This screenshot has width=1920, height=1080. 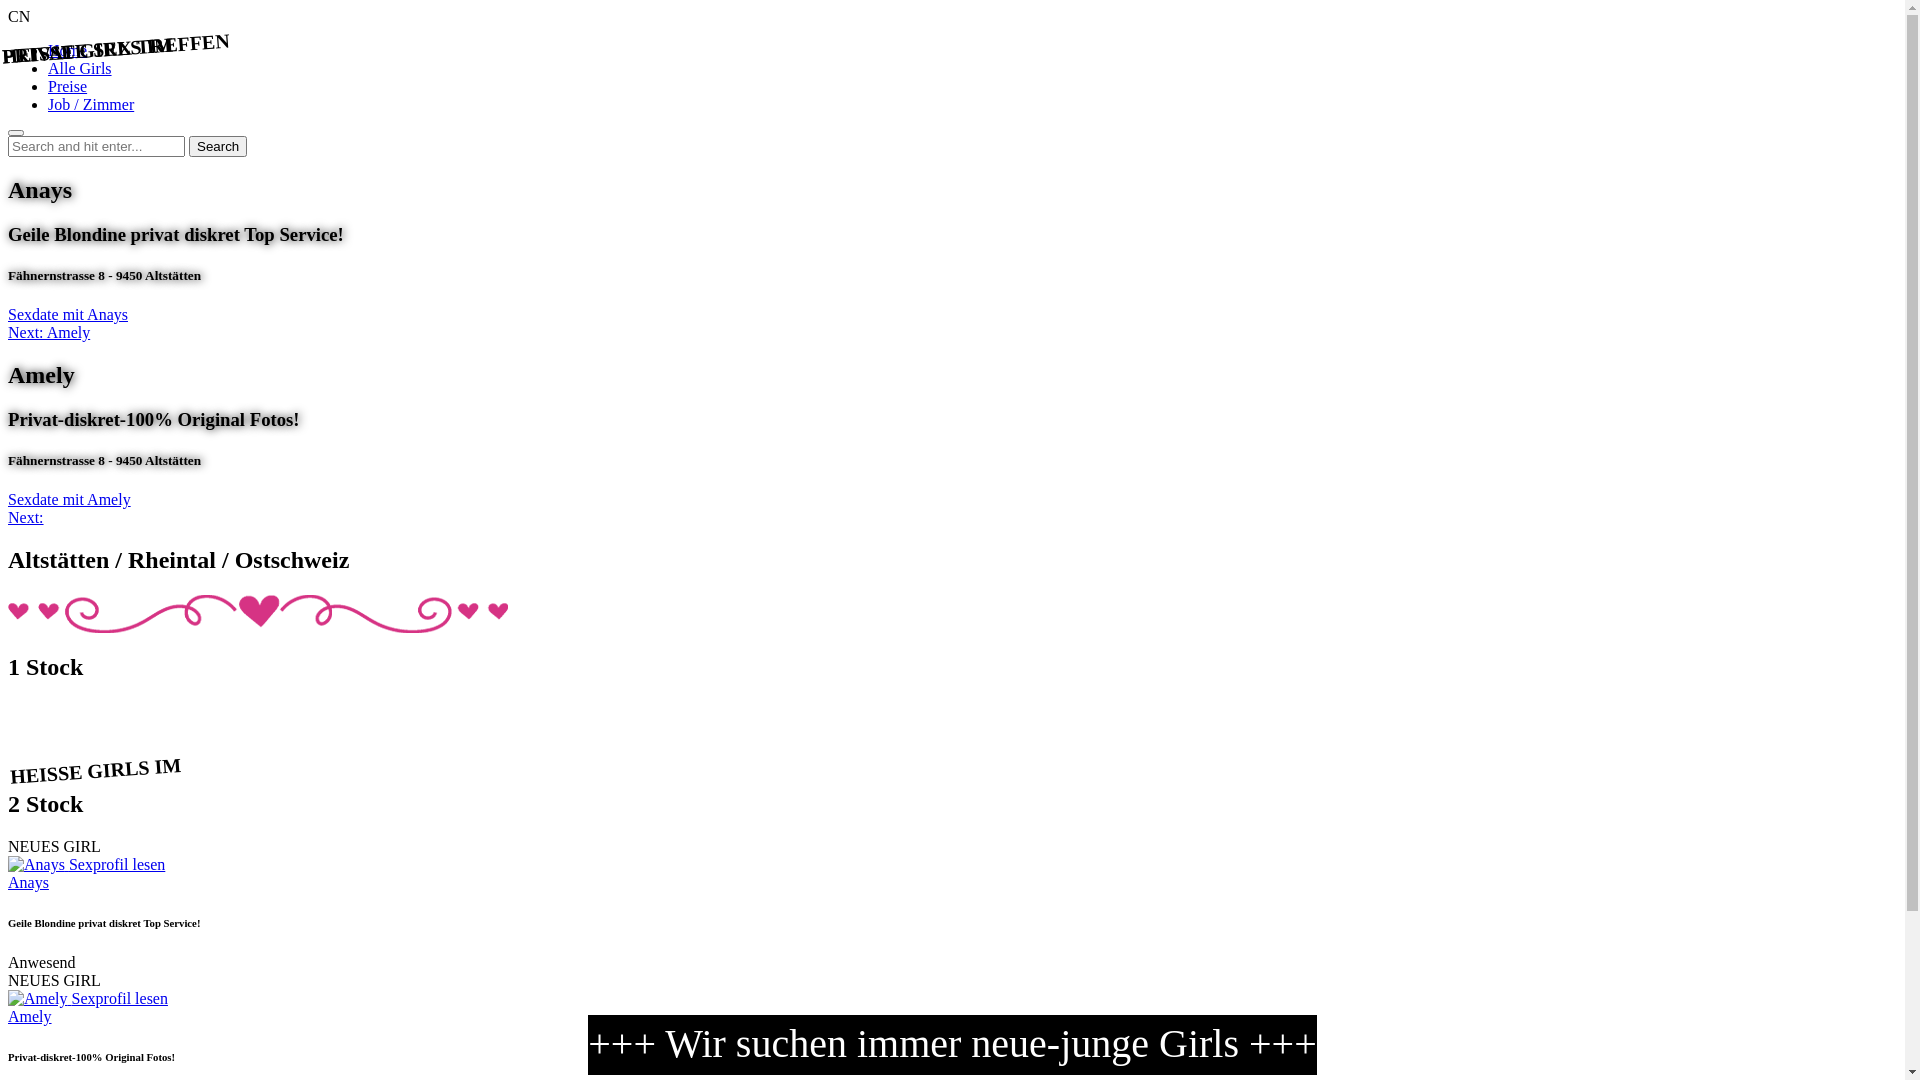 What do you see at coordinates (119, 998) in the screenshot?
I see `'Sexprofil lesen'` at bounding box center [119, 998].